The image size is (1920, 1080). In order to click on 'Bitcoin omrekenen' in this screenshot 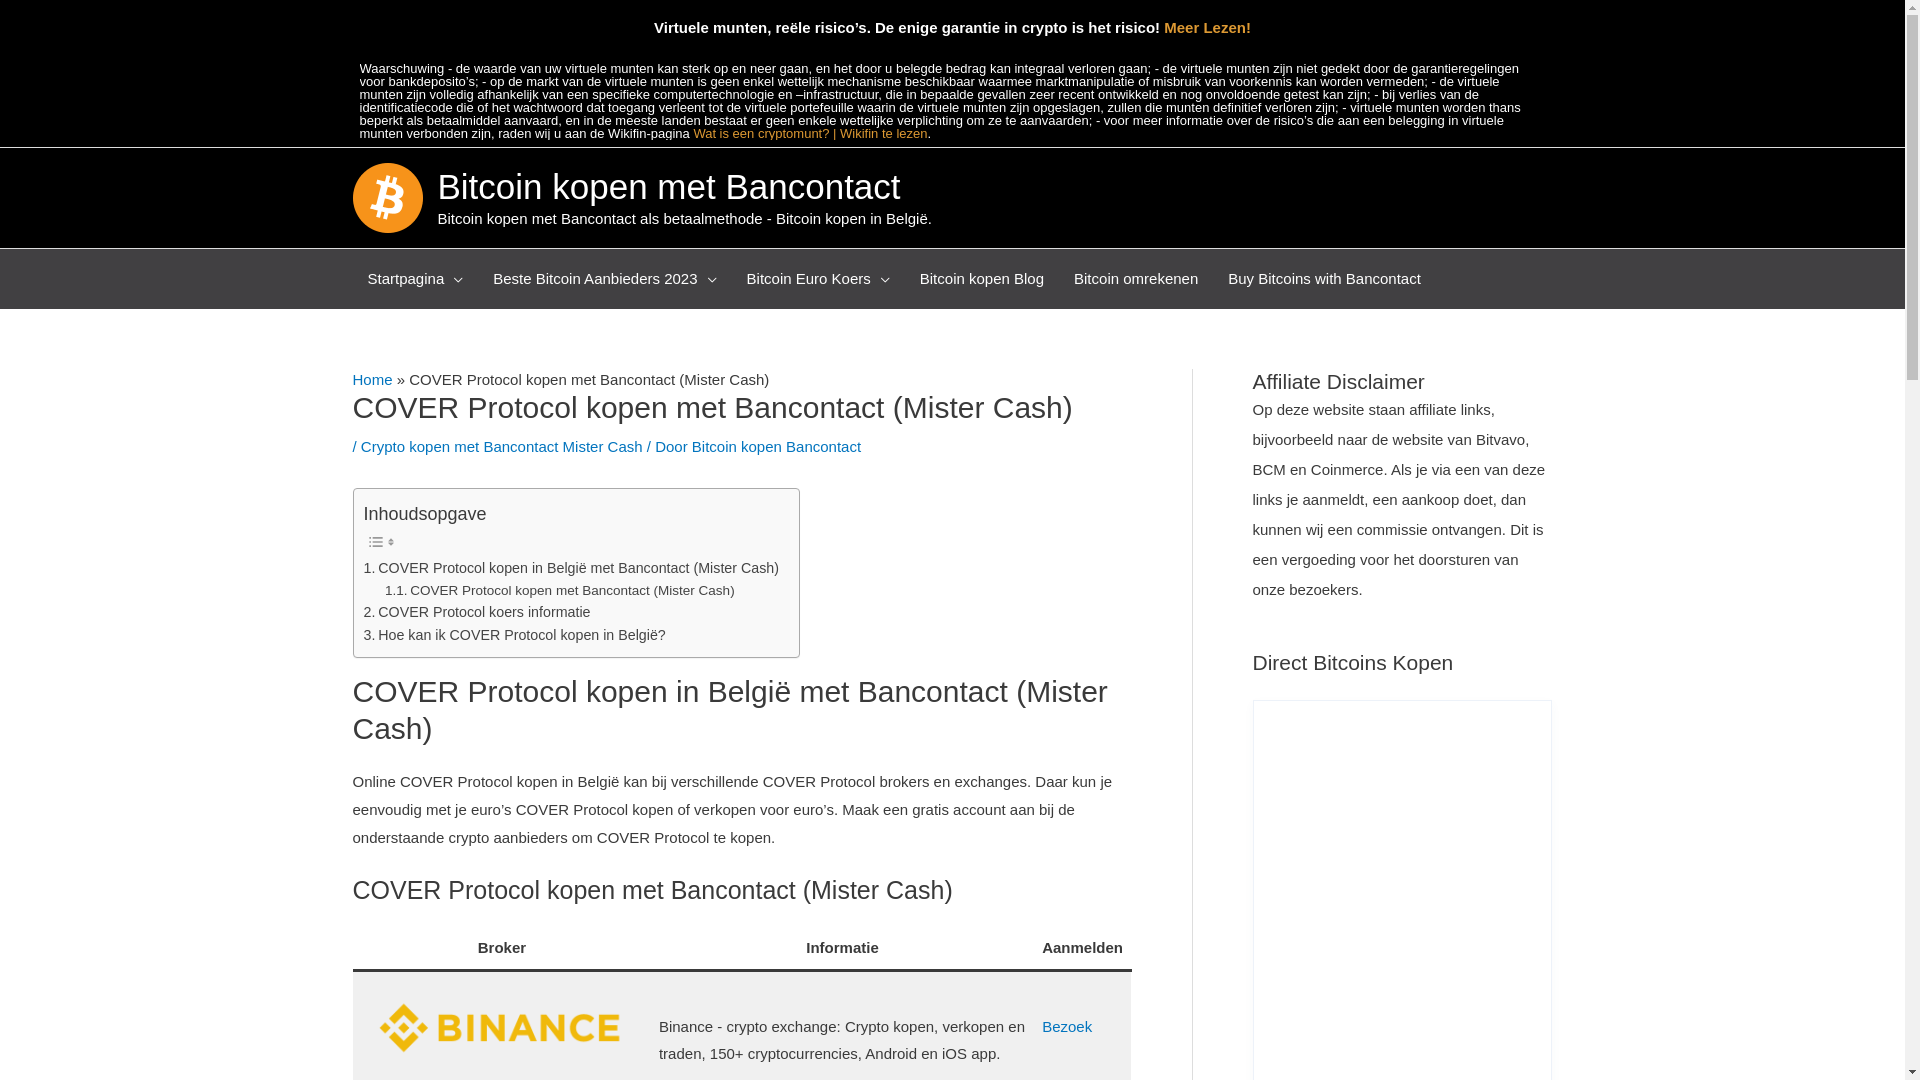, I will do `click(1136, 278)`.